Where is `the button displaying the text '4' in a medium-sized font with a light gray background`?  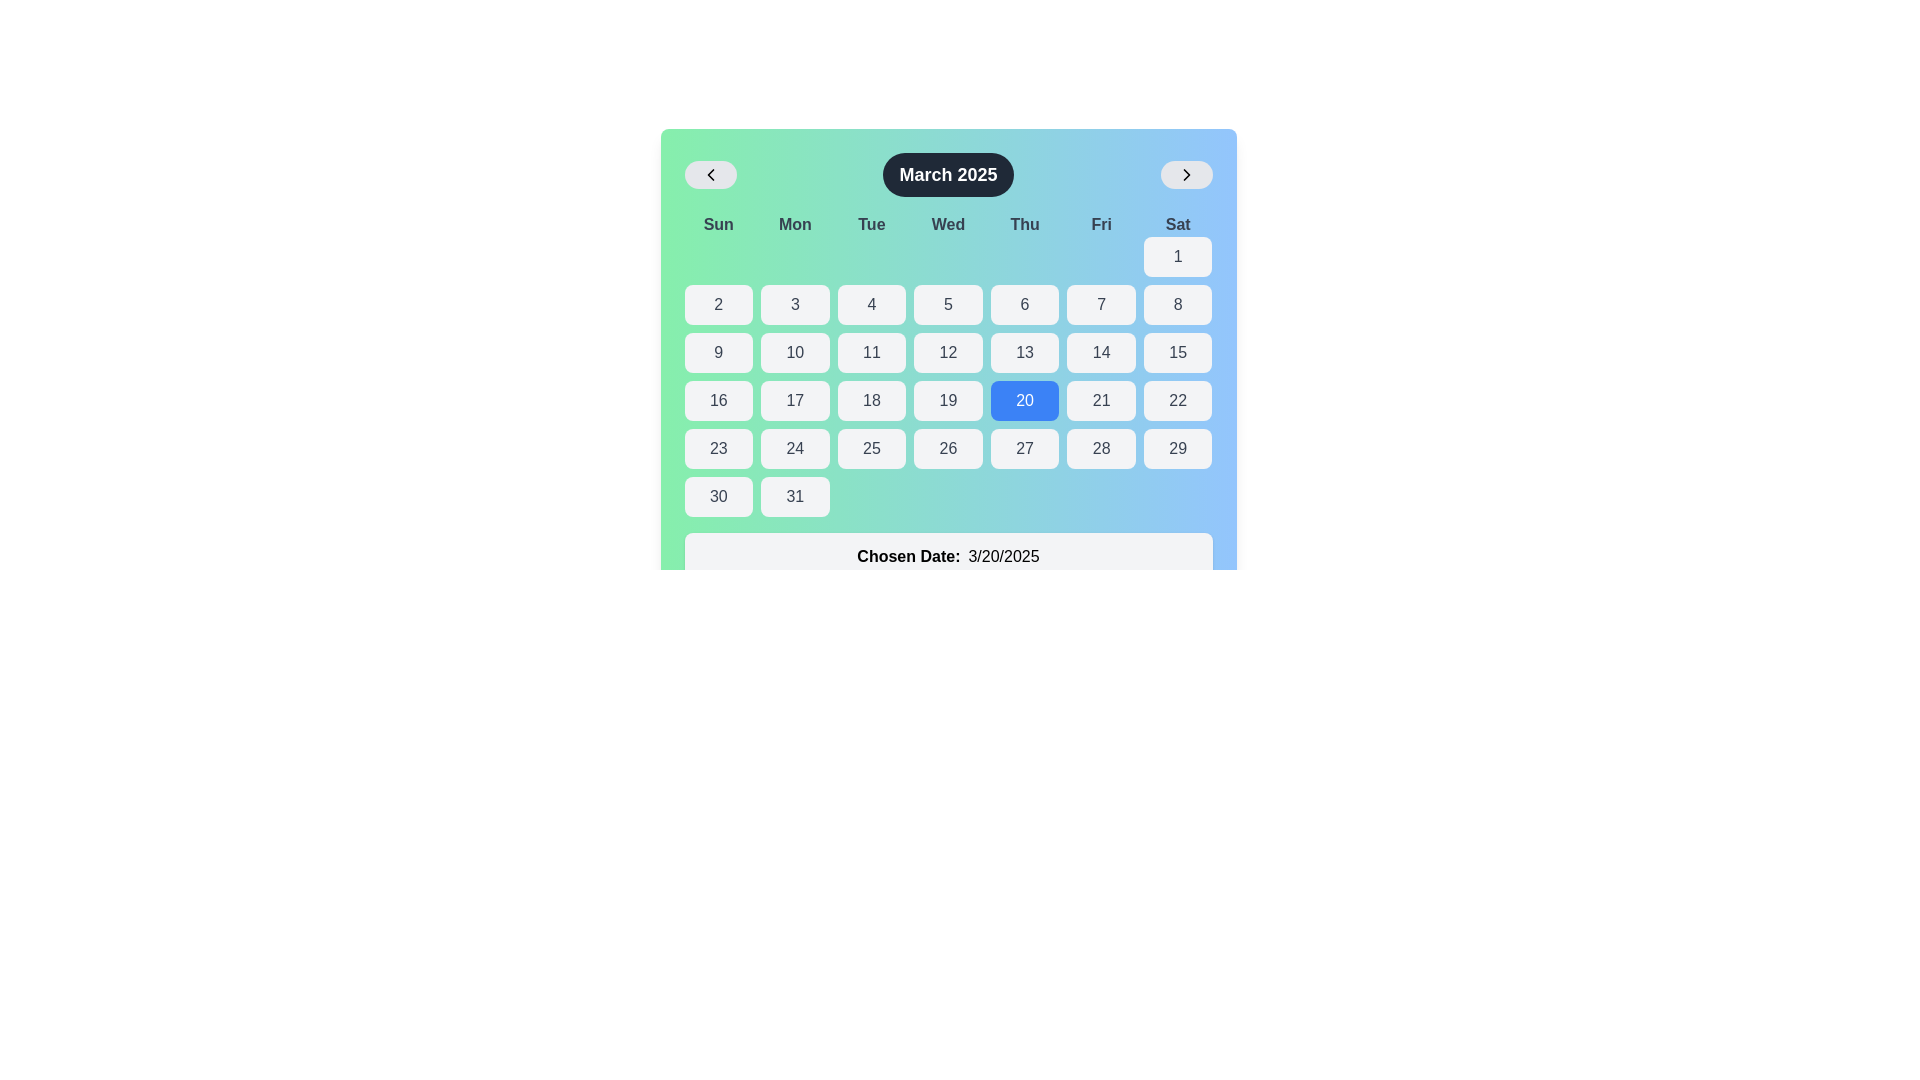 the button displaying the text '4' in a medium-sized font with a light gray background is located at coordinates (871, 304).